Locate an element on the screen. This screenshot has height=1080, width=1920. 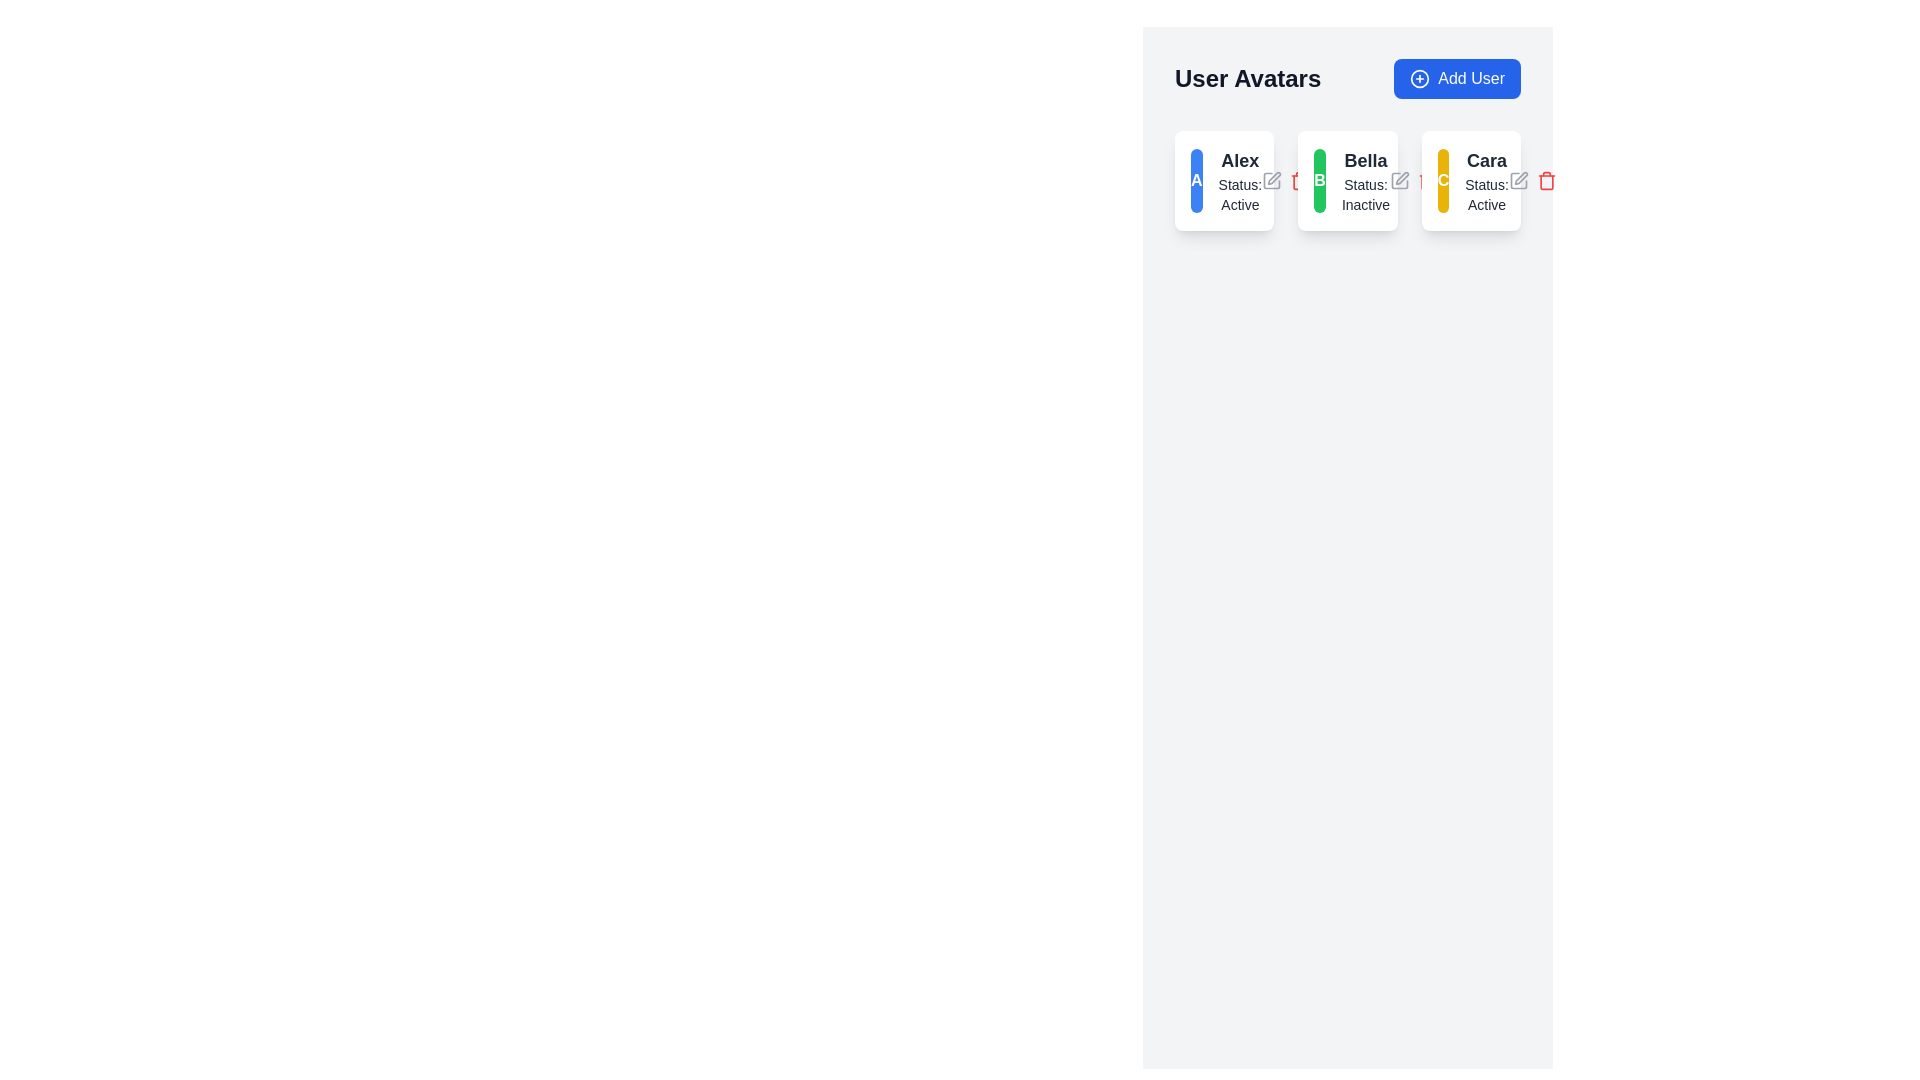
the Edit icon, which is a small square icon resembling a pencil located in the top-right corner of Bella's user card, to initiate editing is located at coordinates (1399, 181).